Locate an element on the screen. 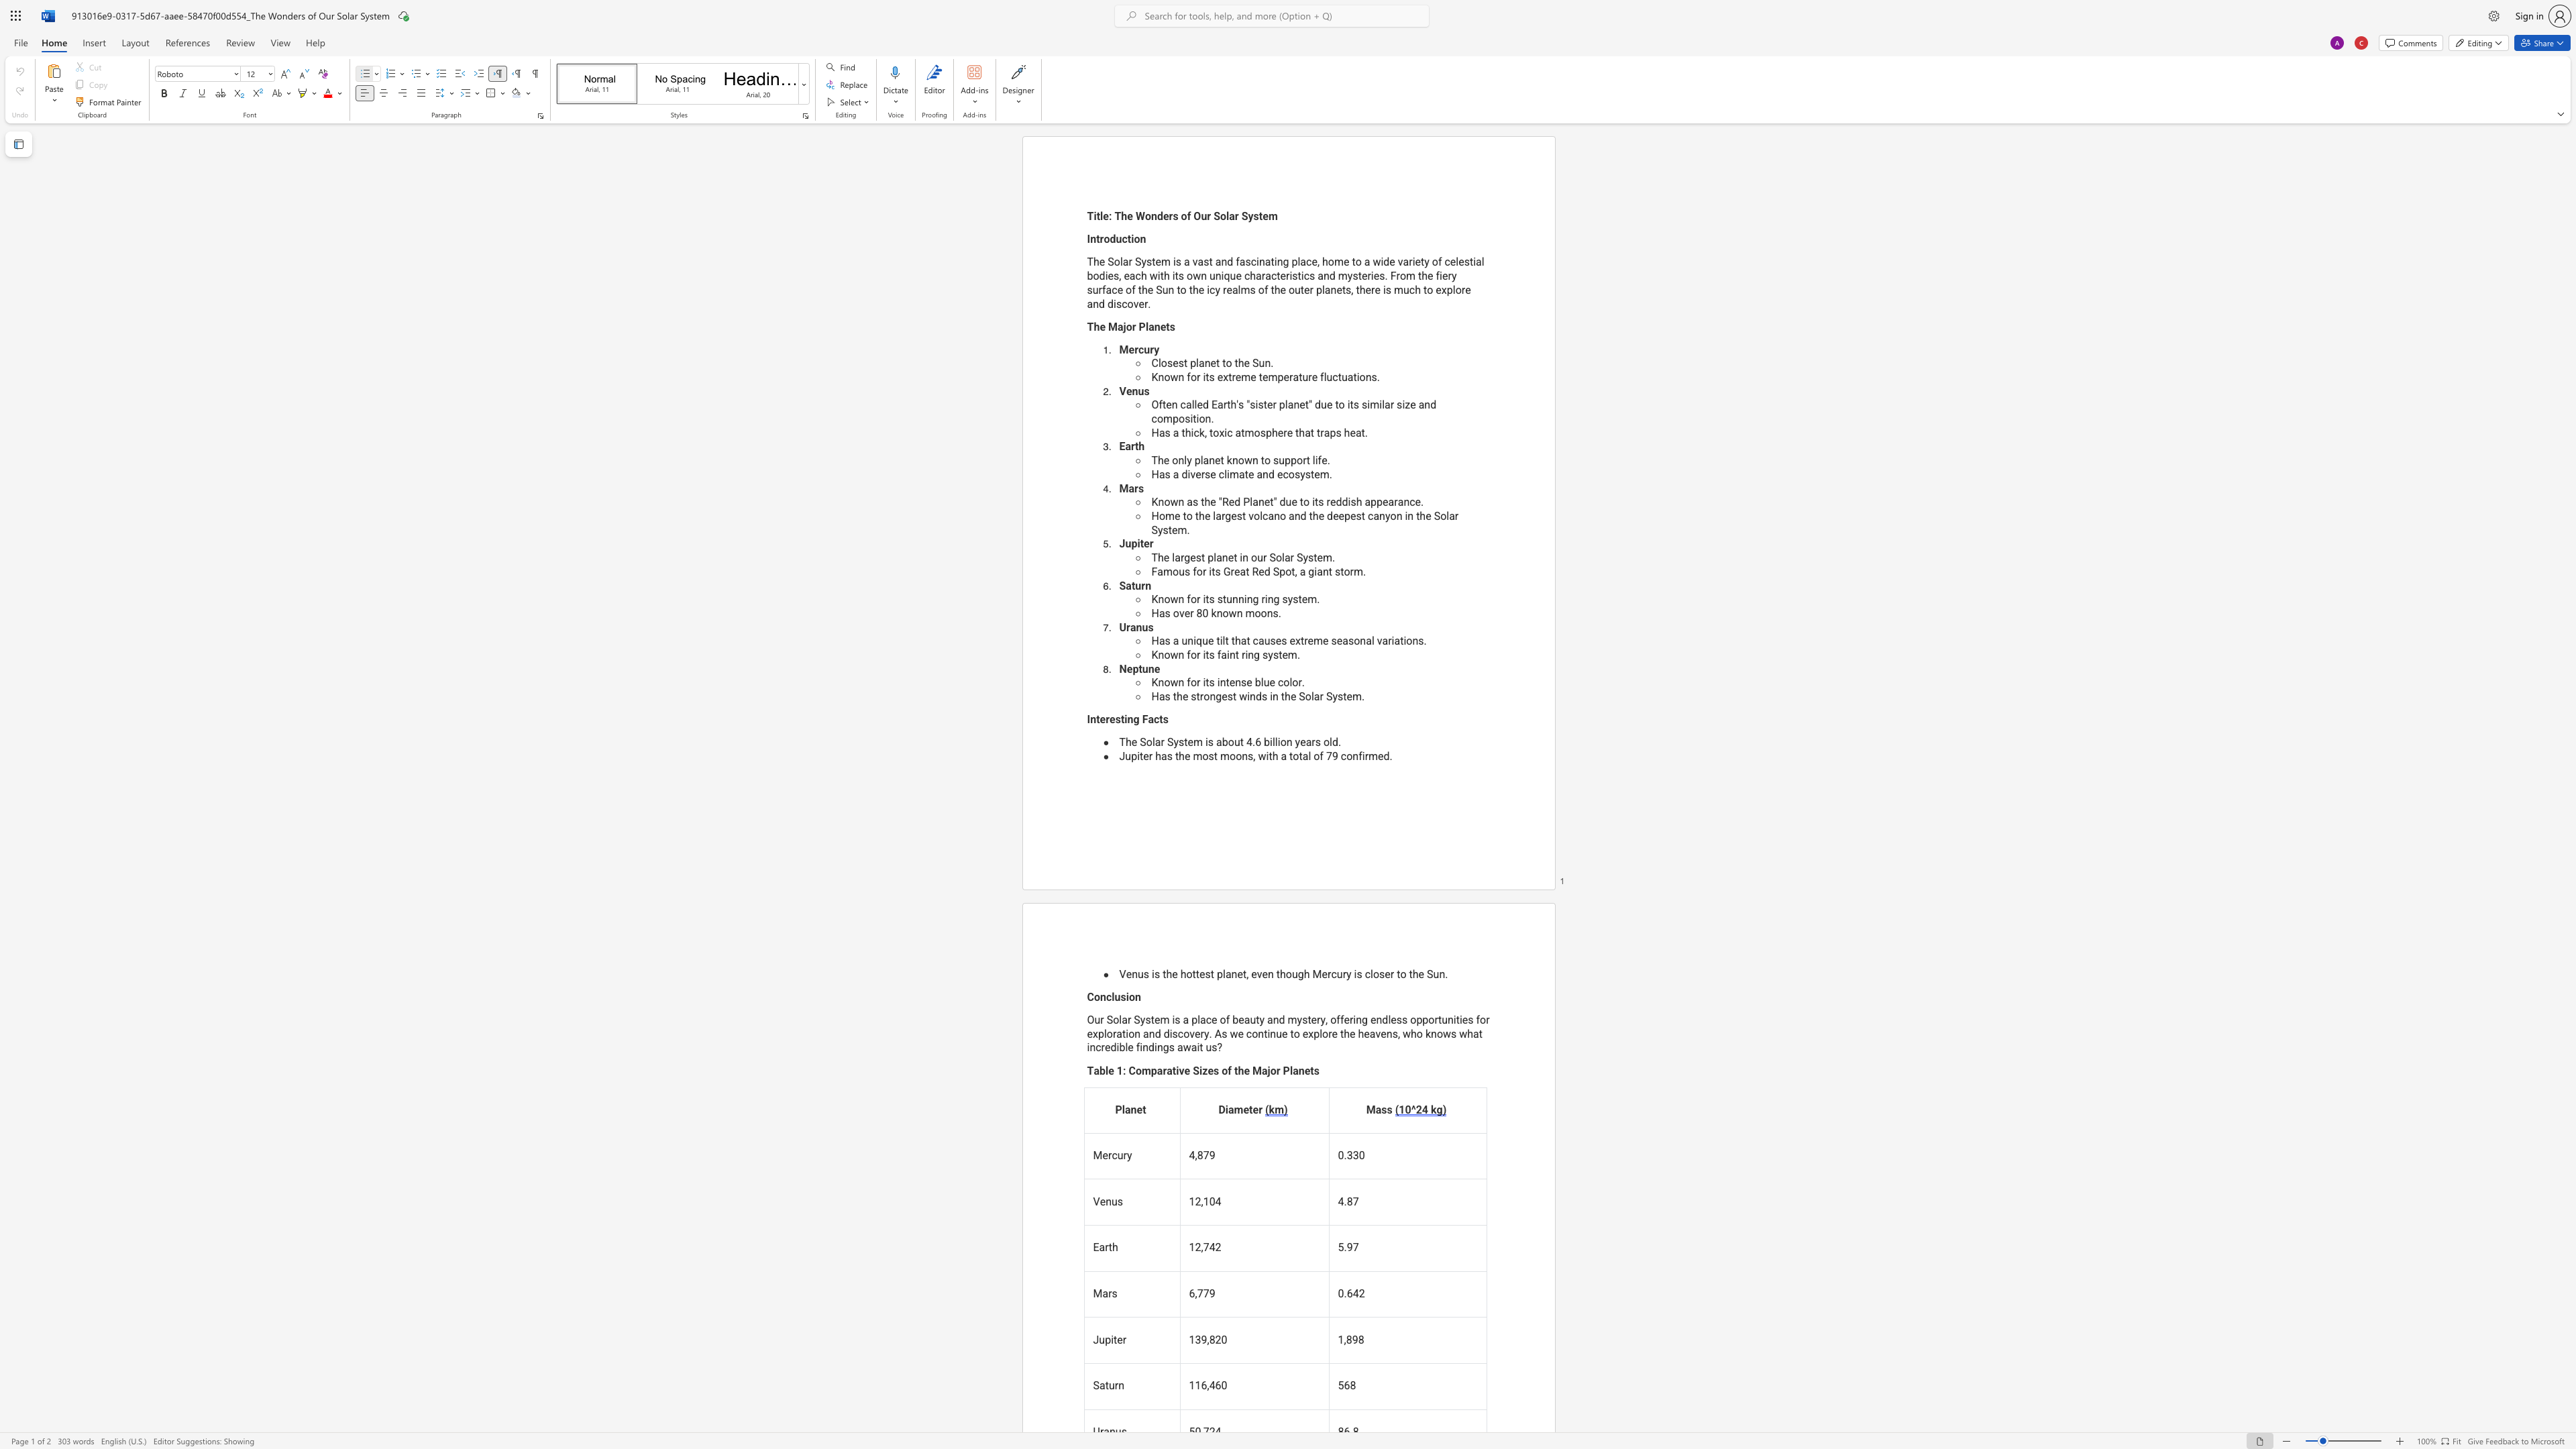  the space between the continuous character "t" and "e" in the text is located at coordinates (1301, 598).